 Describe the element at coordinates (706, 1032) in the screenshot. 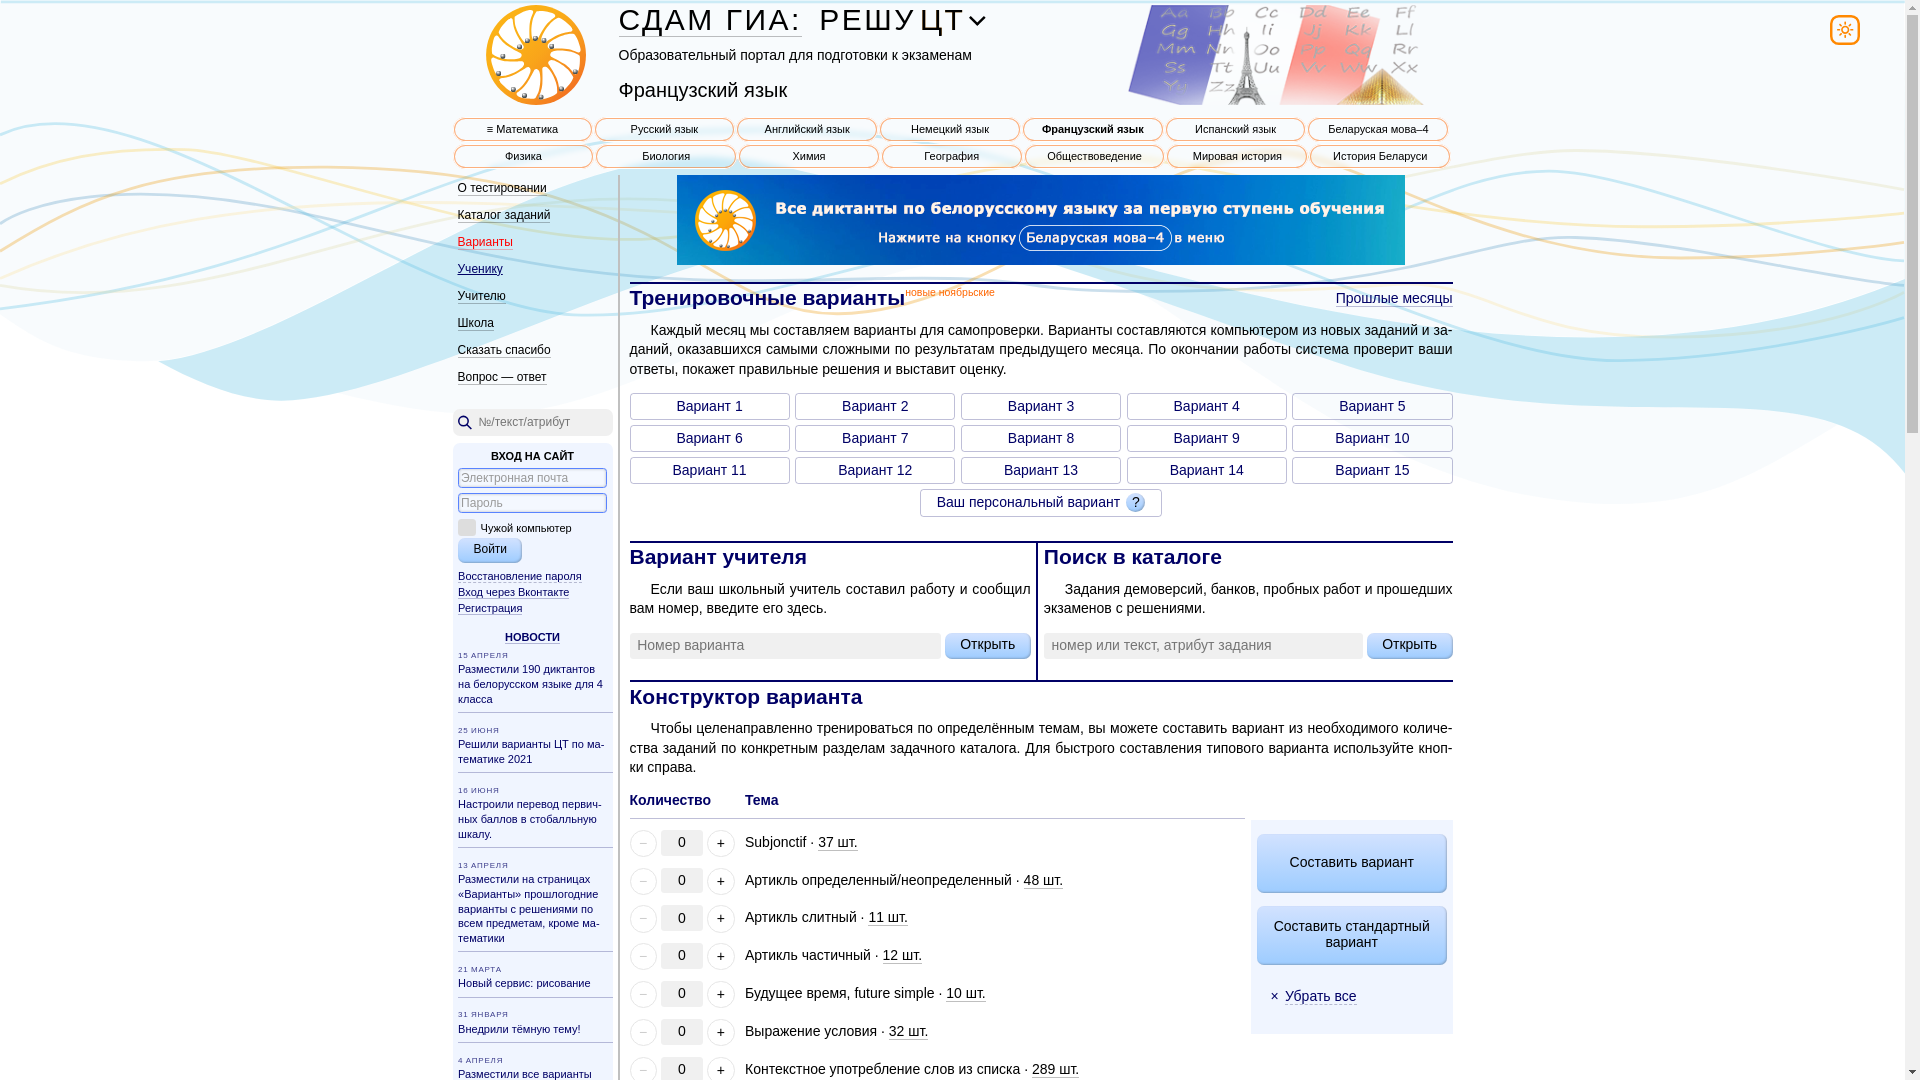

I see `'+'` at that location.